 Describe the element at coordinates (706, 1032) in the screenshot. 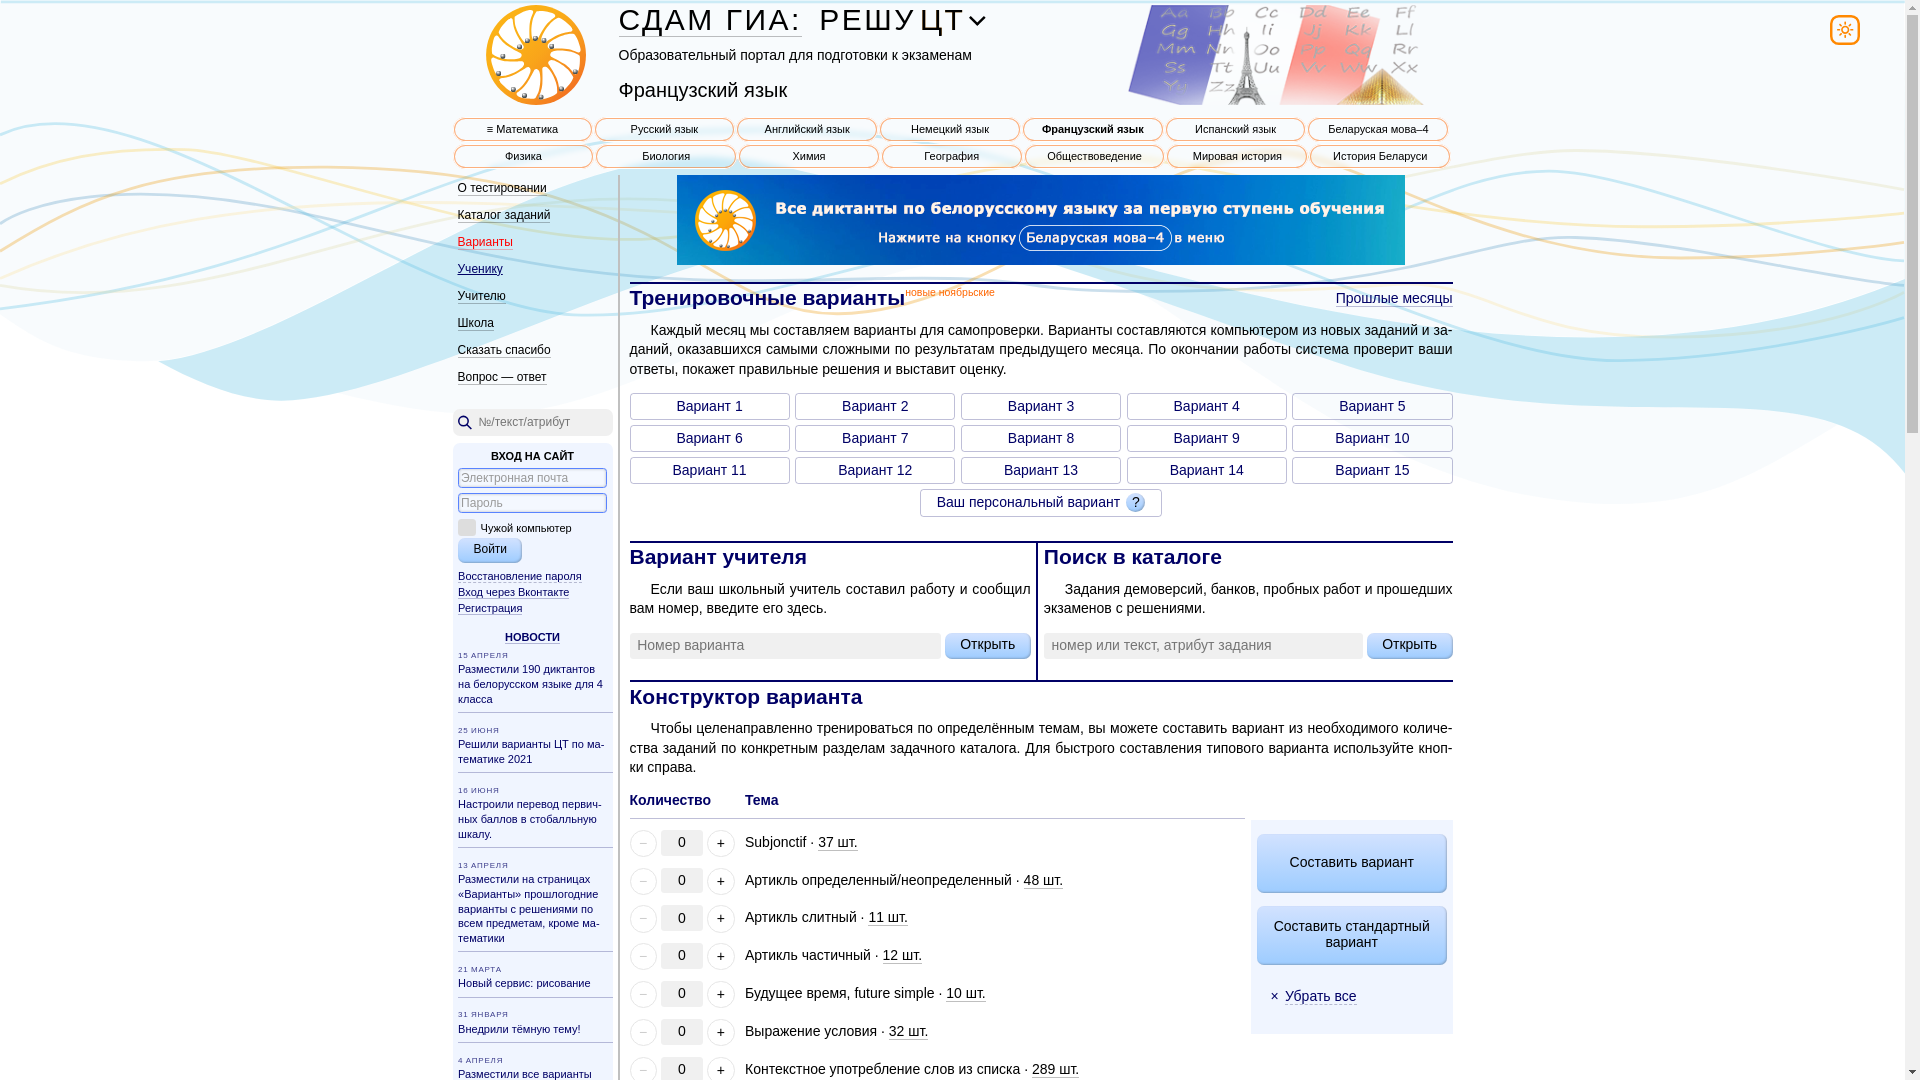

I see `'+'` at that location.